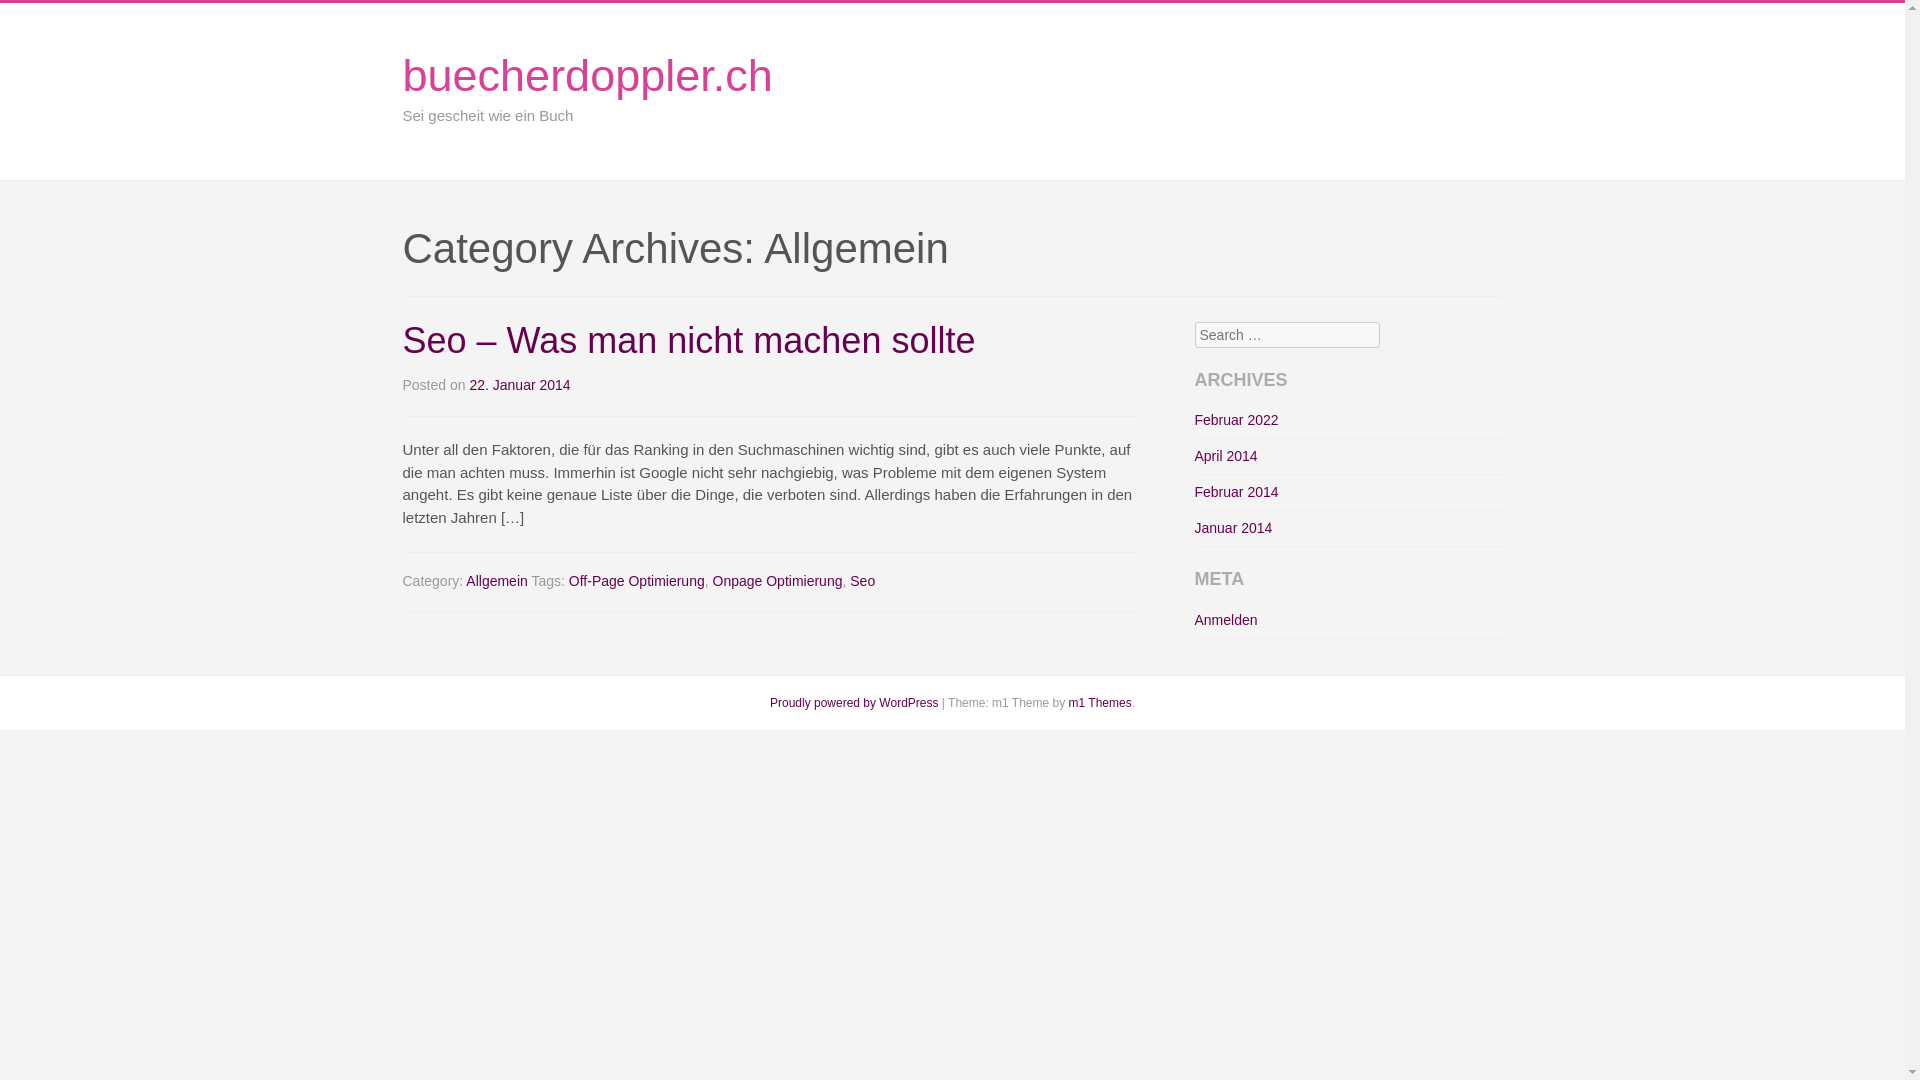 This screenshot has width=1920, height=1080. What do you see at coordinates (519, 385) in the screenshot?
I see `'22. Januar 2014'` at bounding box center [519, 385].